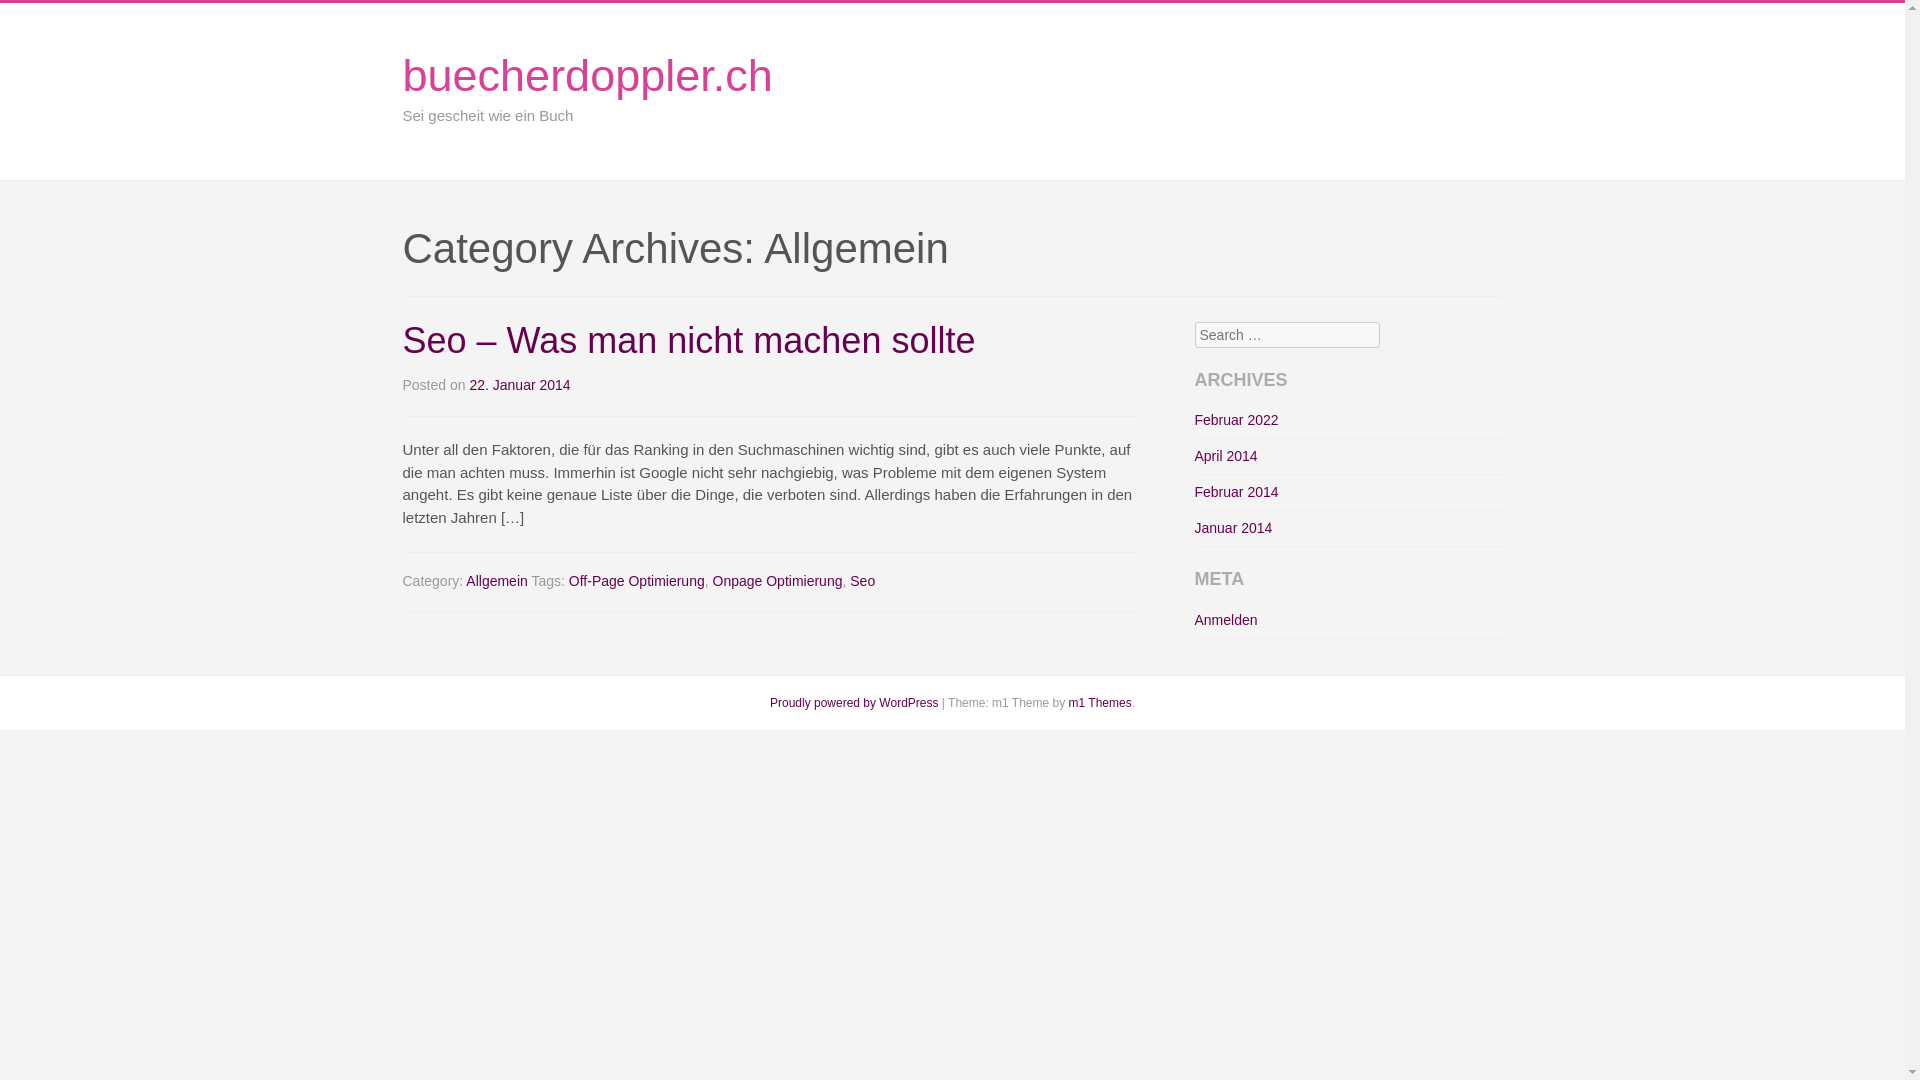 This screenshot has width=1920, height=1080. What do you see at coordinates (519, 385) in the screenshot?
I see `'22. Januar 2014'` at bounding box center [519, 385].